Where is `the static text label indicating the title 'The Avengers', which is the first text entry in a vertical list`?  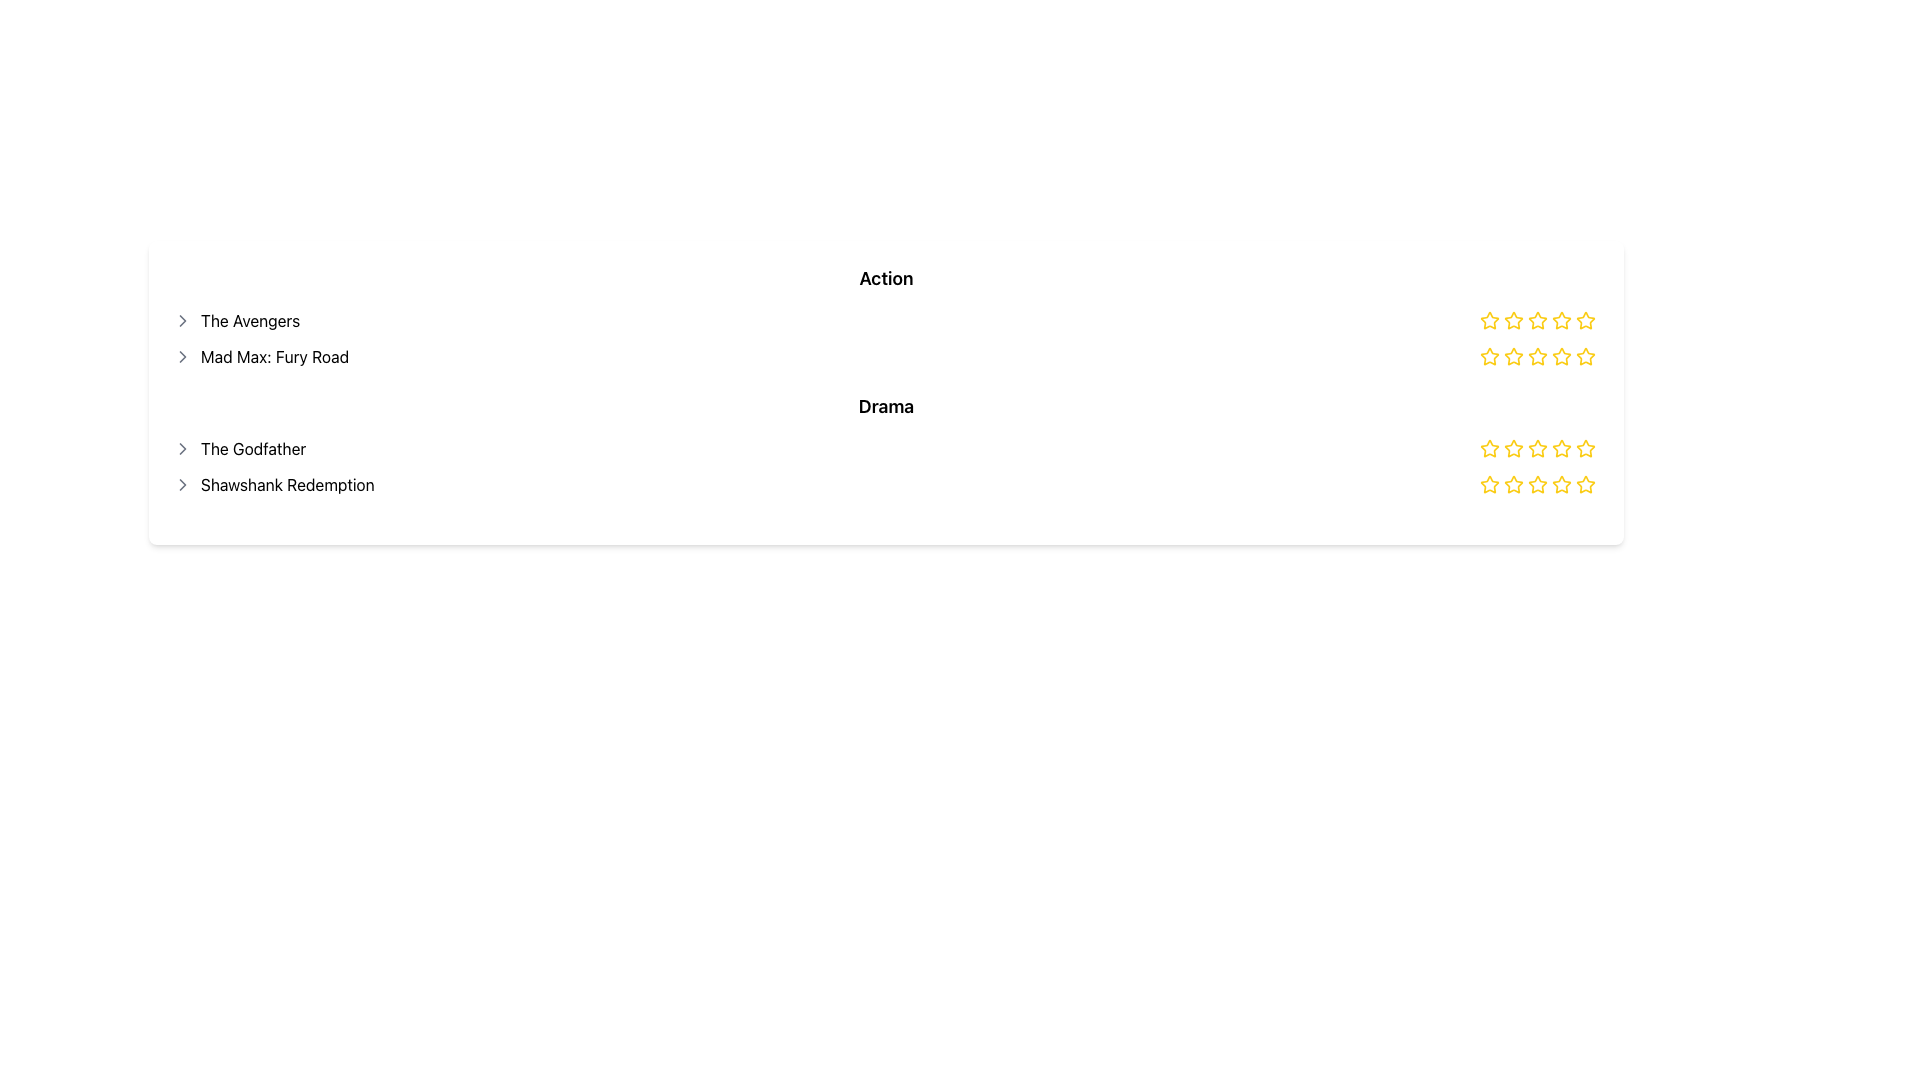 the static text label indicating the title 'The Avengers', which is the first text entry in a vertical list is located at coordinates (249, 319).